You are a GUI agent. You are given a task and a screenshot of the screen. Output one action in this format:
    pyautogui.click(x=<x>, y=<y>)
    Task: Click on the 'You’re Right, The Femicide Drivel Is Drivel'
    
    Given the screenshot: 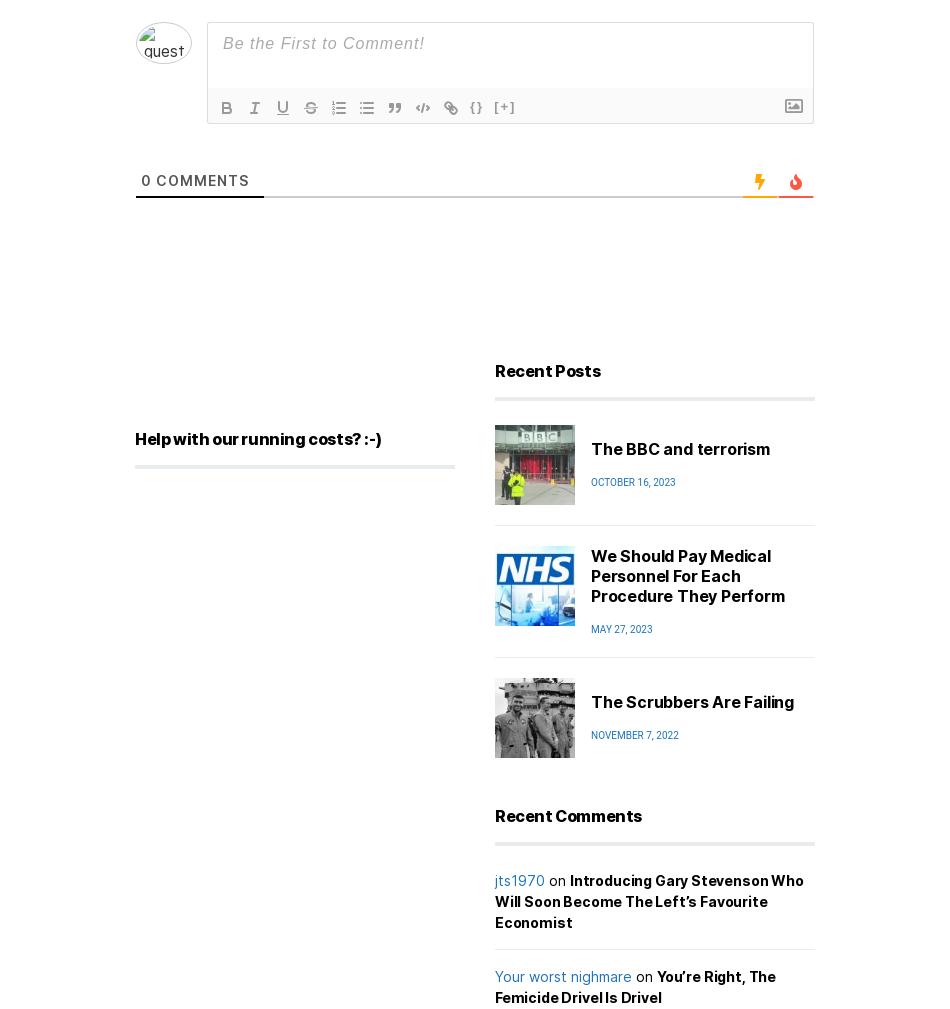 What is the action you would take?
    pyautogui.click(x=635, y=985)
    